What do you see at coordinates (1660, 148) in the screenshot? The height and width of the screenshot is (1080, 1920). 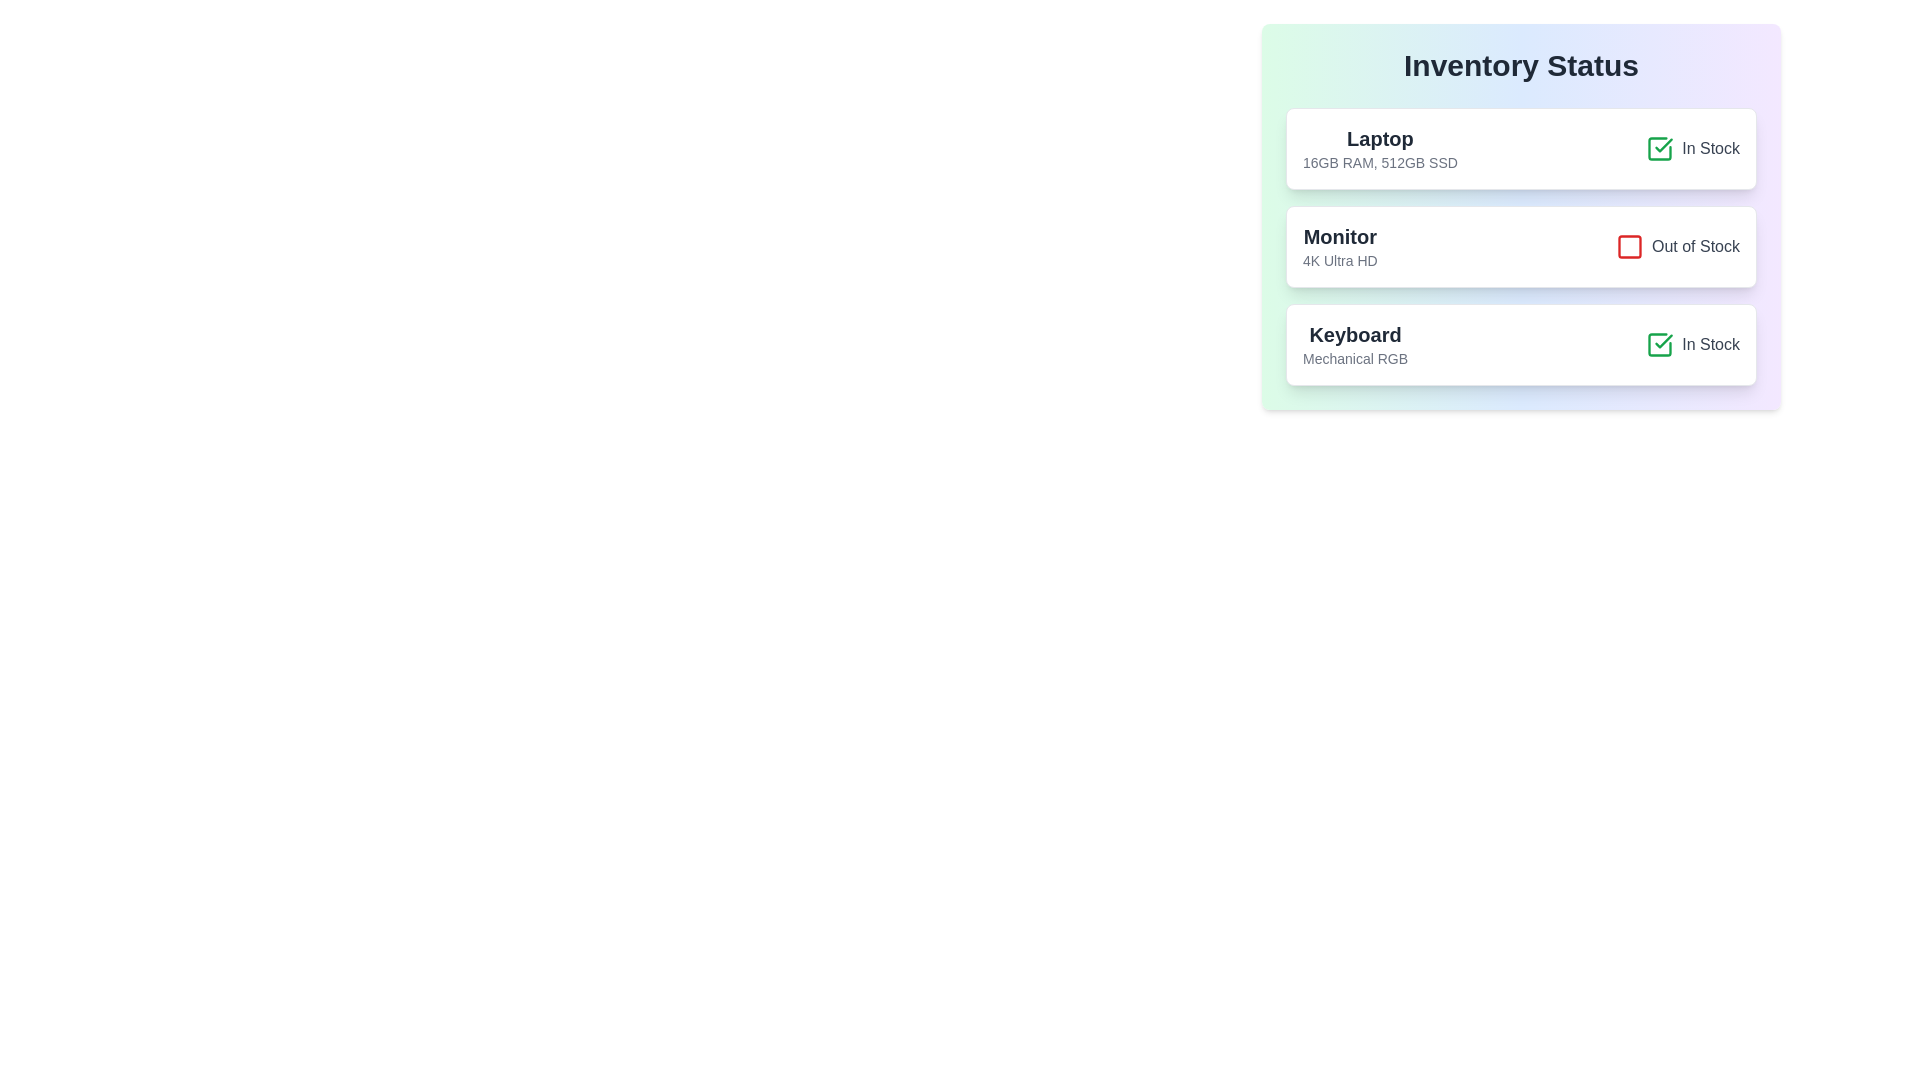 I see `the 'In Stock' icon for the Laptop item` at bounding box center [1660, 148].